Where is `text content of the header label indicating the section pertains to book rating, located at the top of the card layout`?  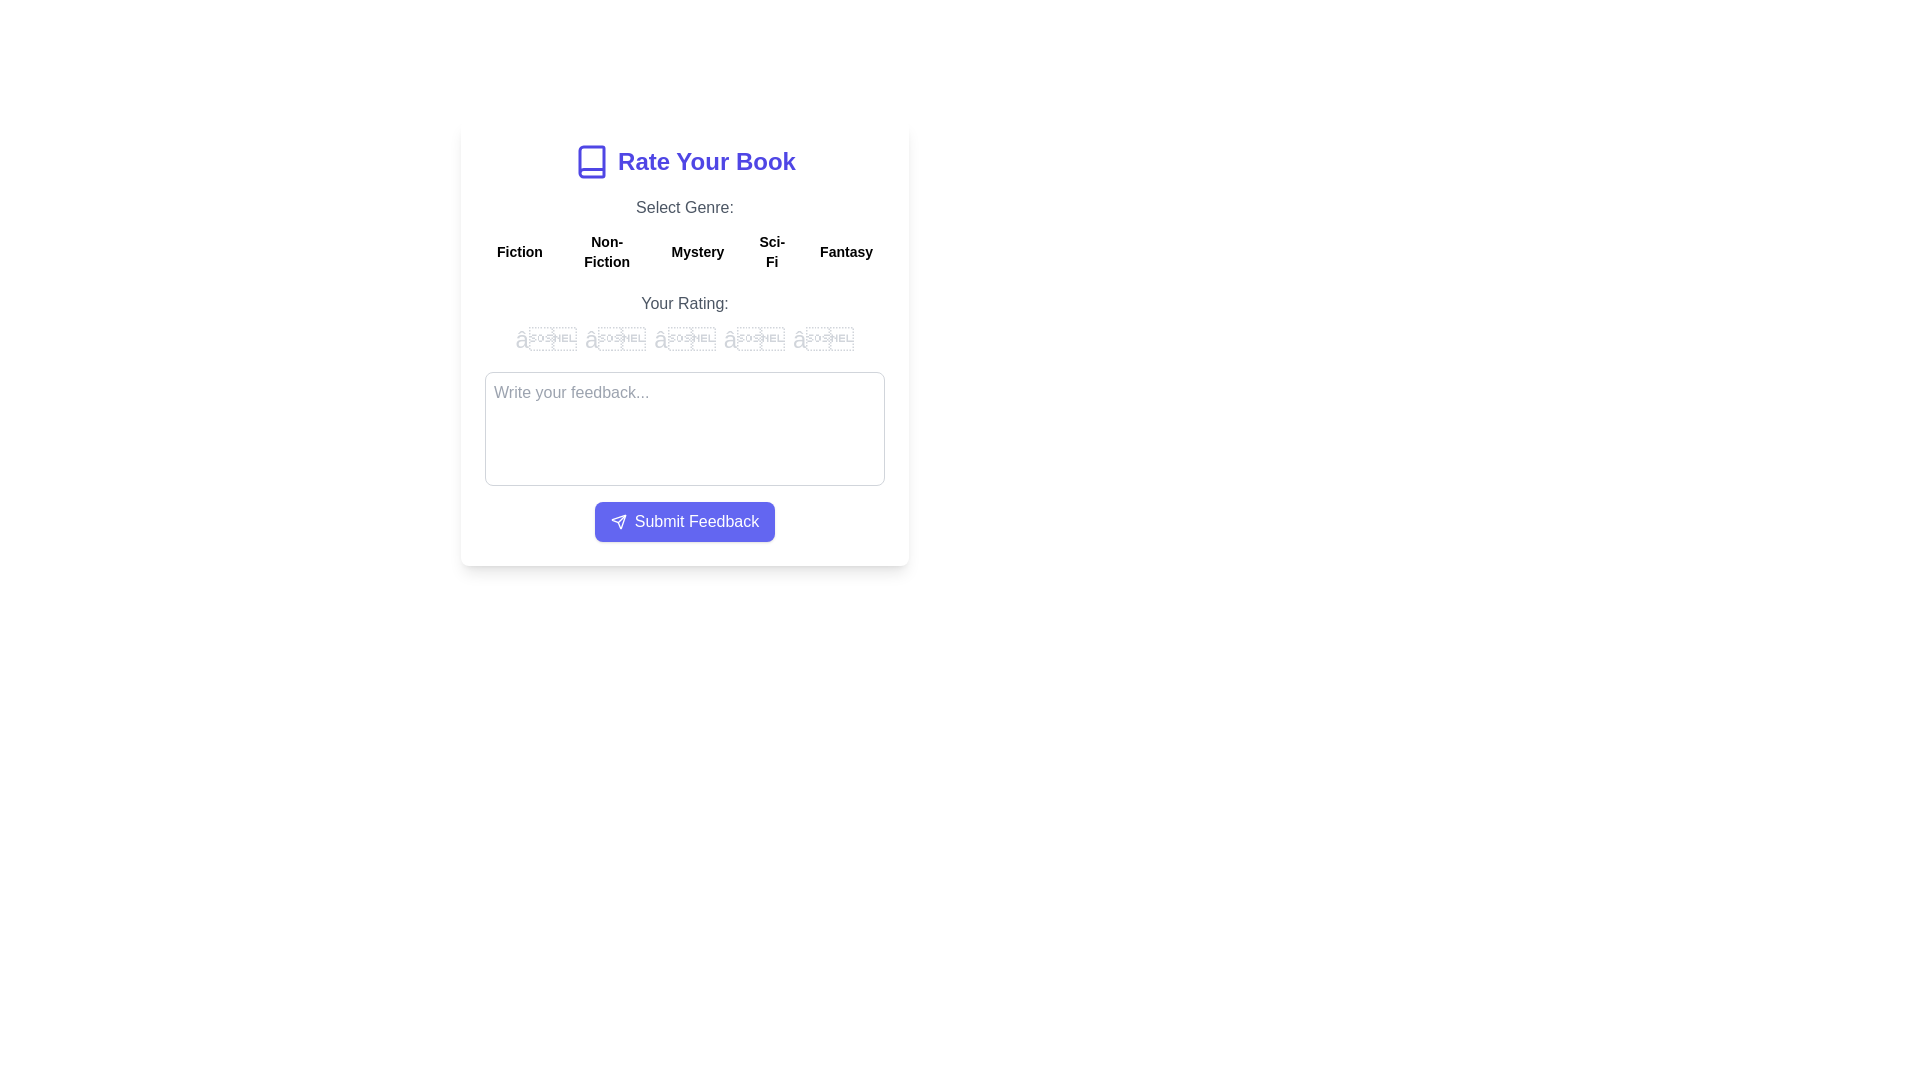
text content of the header label indicating the section pertains to book rating, located at the top of the card layout is located at coordinates (706, 161).